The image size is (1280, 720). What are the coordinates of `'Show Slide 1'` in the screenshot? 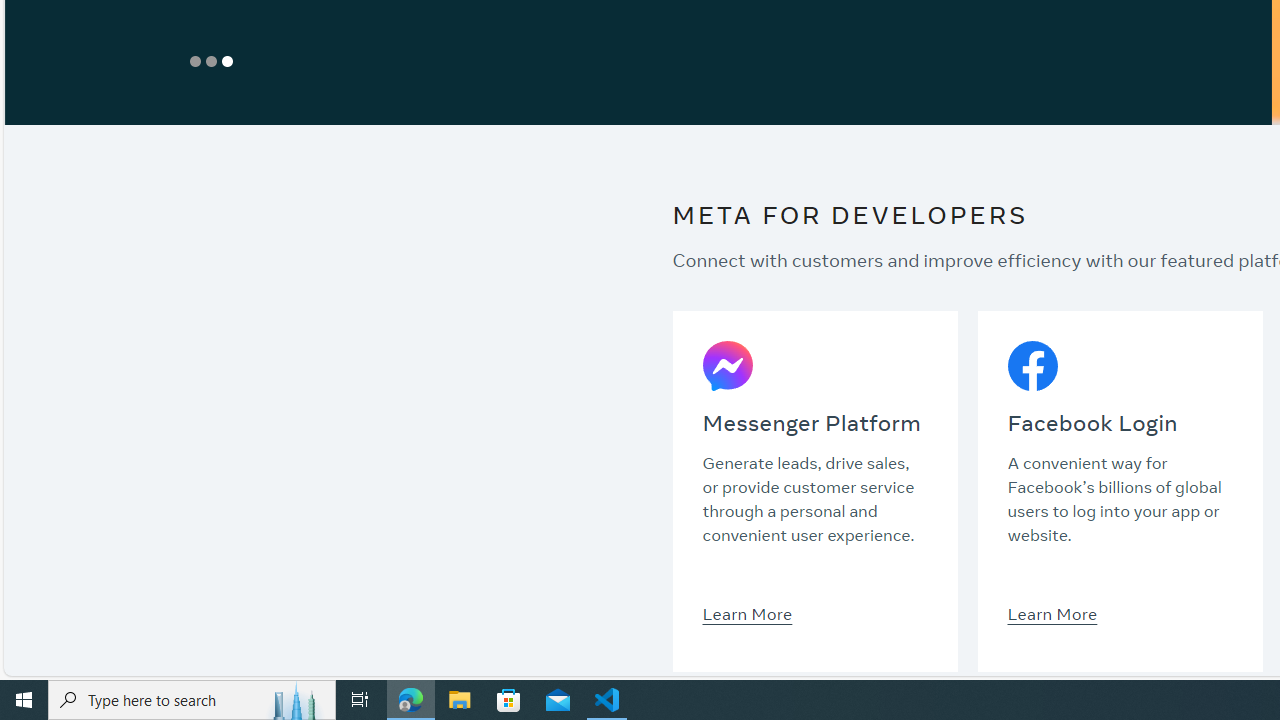 It's located at (195, 60).